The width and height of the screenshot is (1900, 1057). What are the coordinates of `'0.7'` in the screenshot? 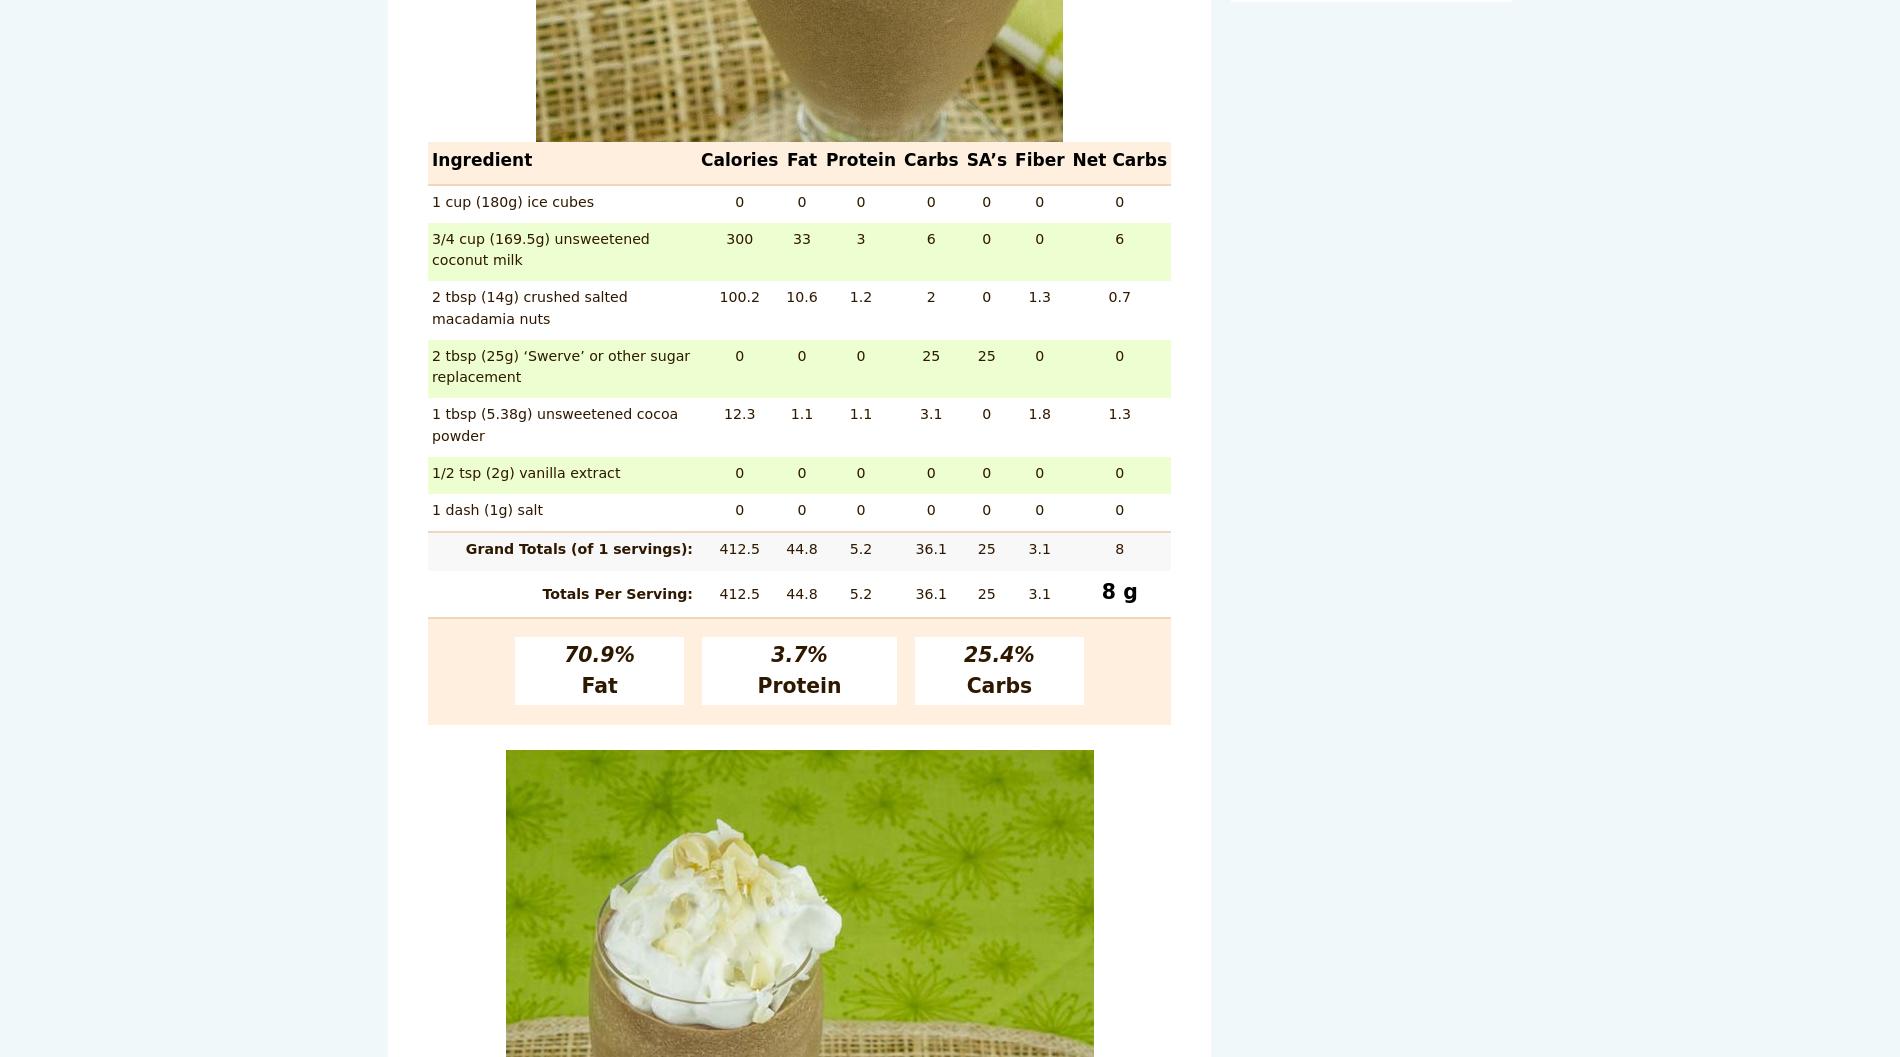 It's located at (1119, 296).